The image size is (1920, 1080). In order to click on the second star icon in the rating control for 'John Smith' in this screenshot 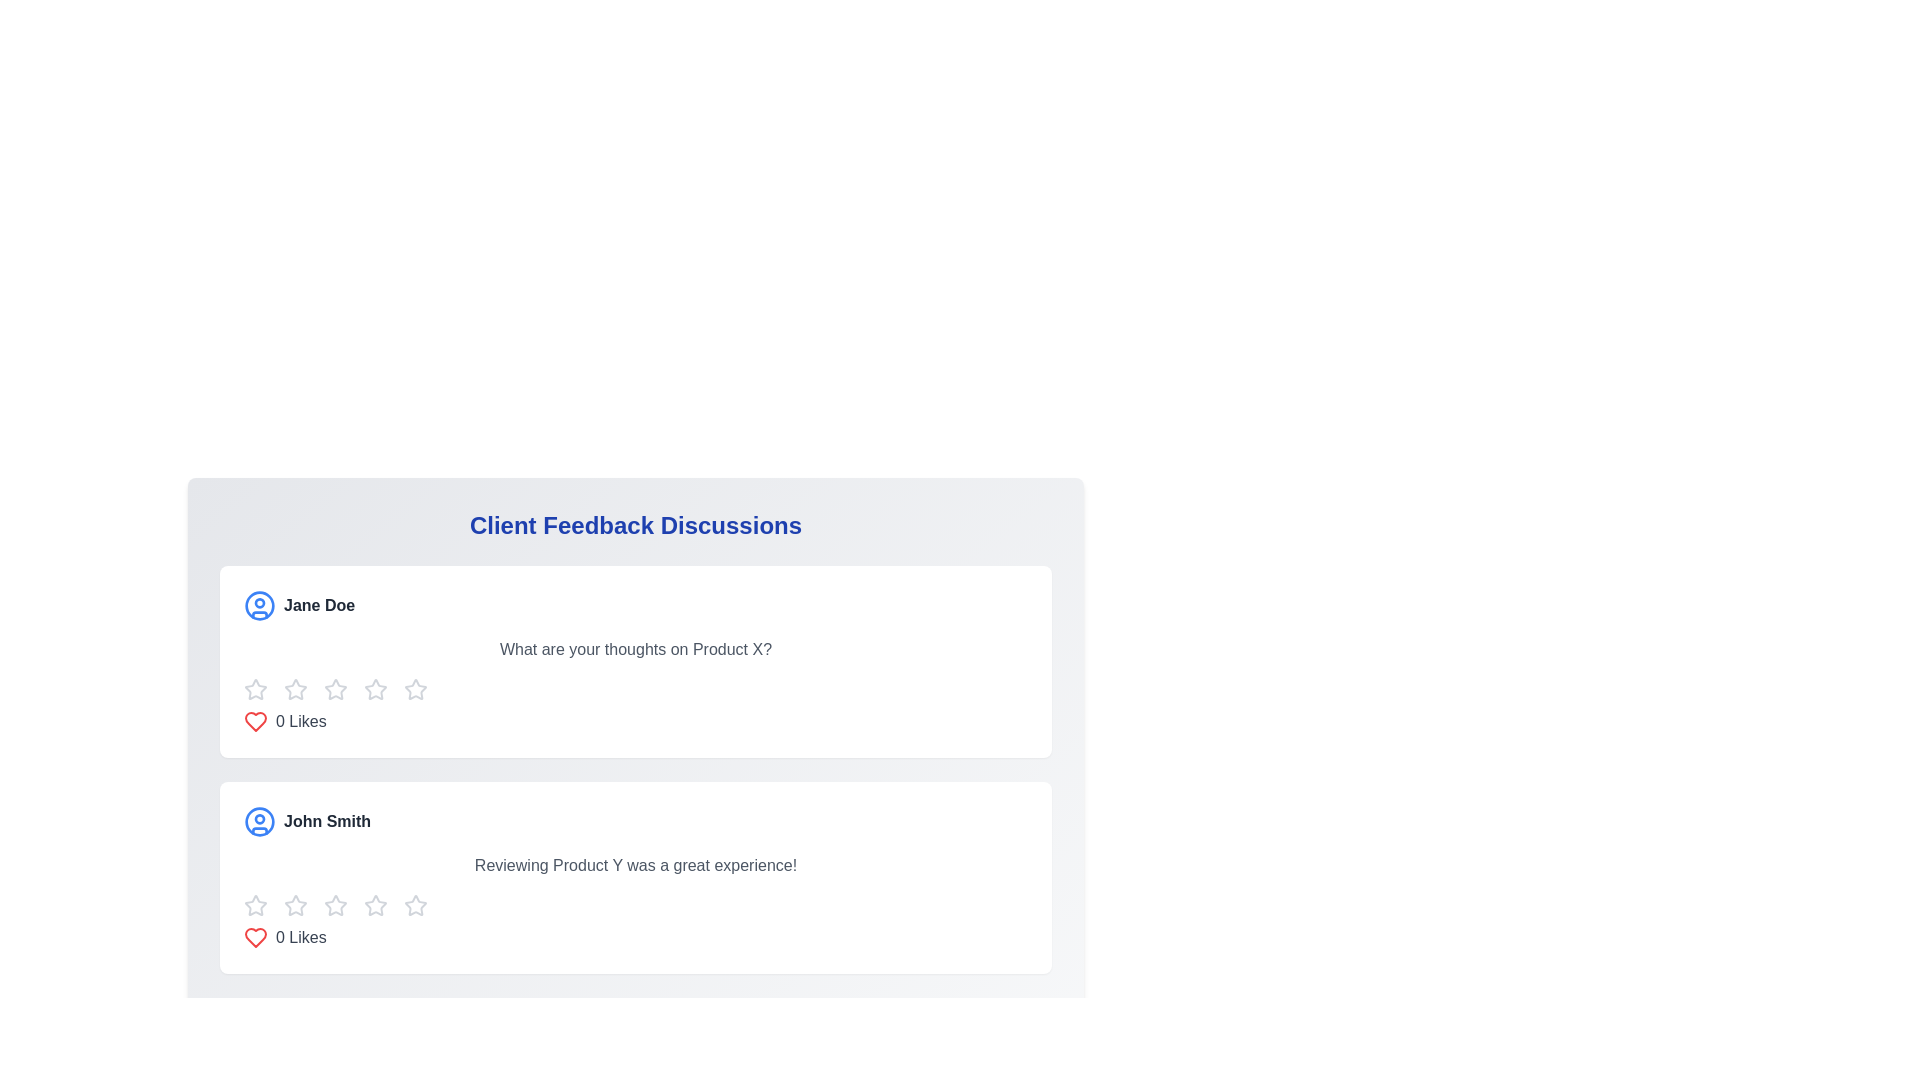, I will do `click(295, 906)`.